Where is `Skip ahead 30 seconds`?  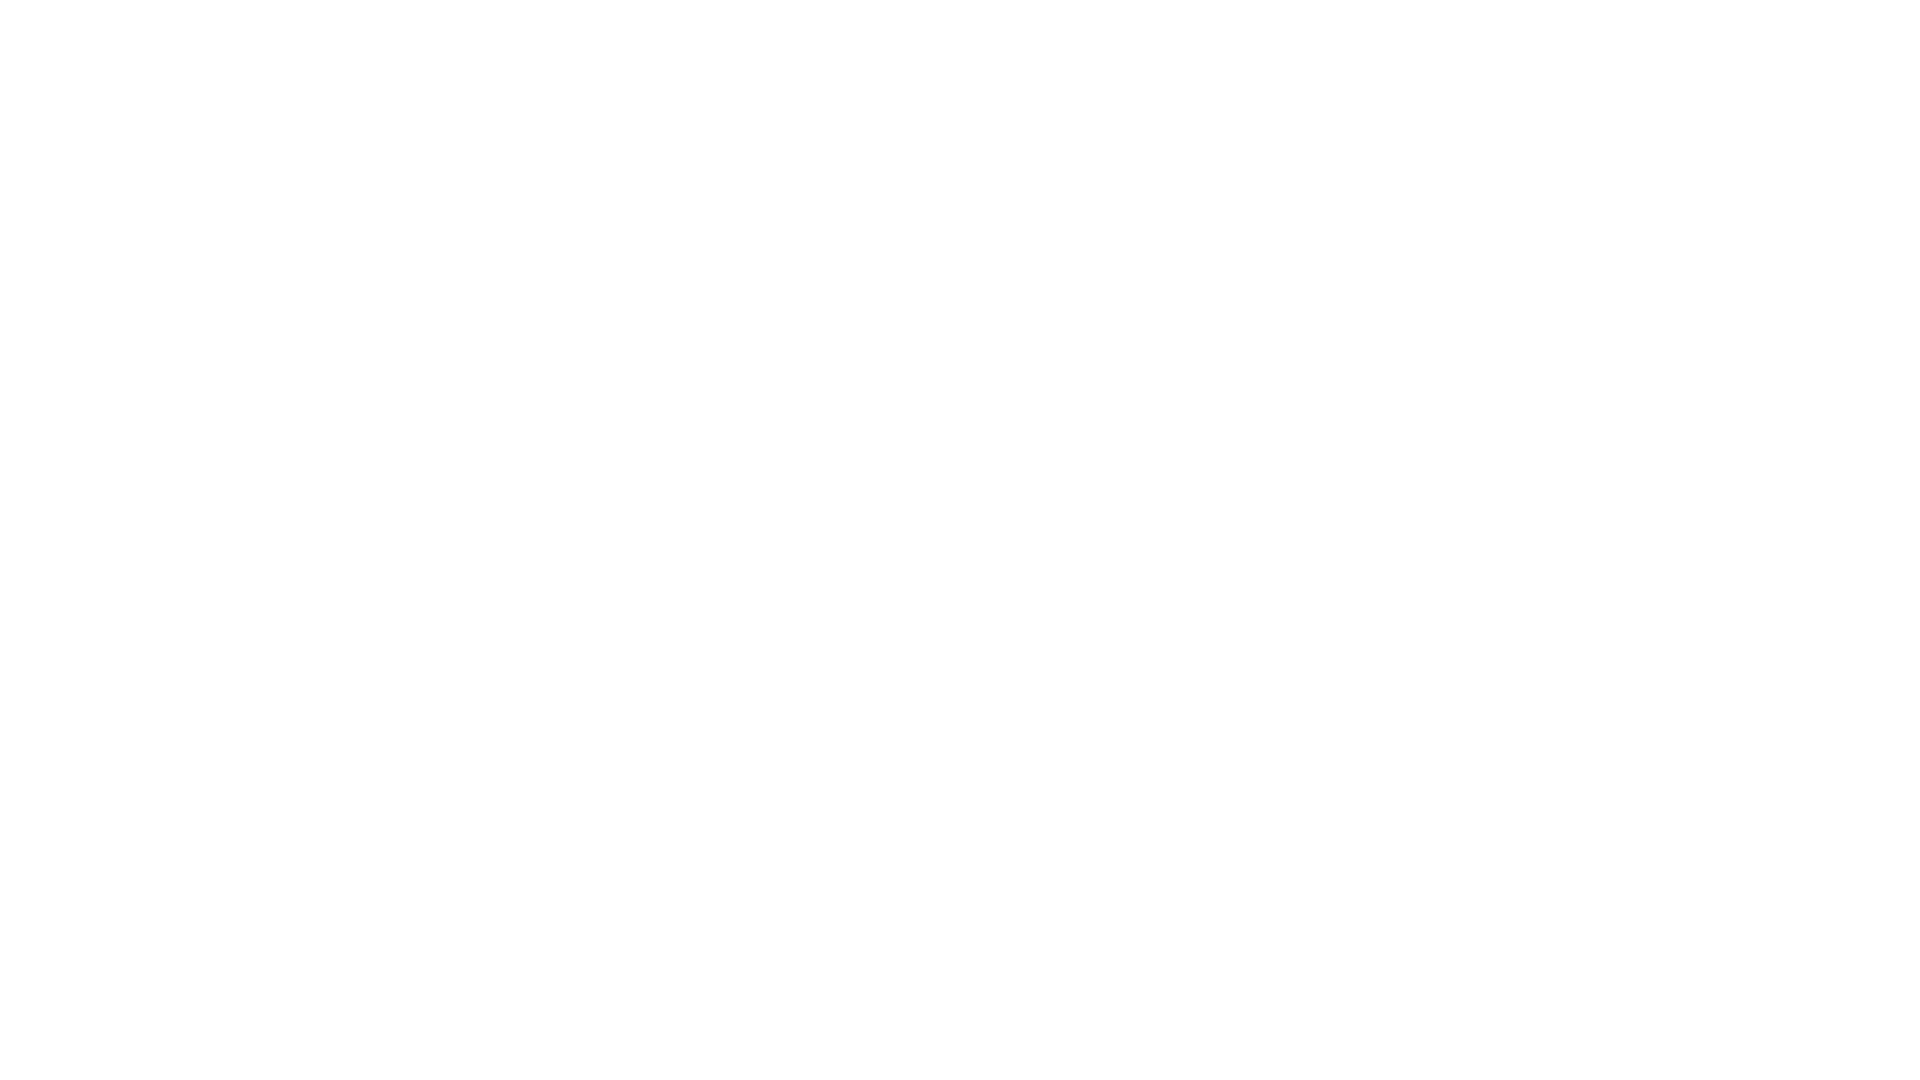
Skip ahead 30 seconds is located at coordinates (163, 1039).